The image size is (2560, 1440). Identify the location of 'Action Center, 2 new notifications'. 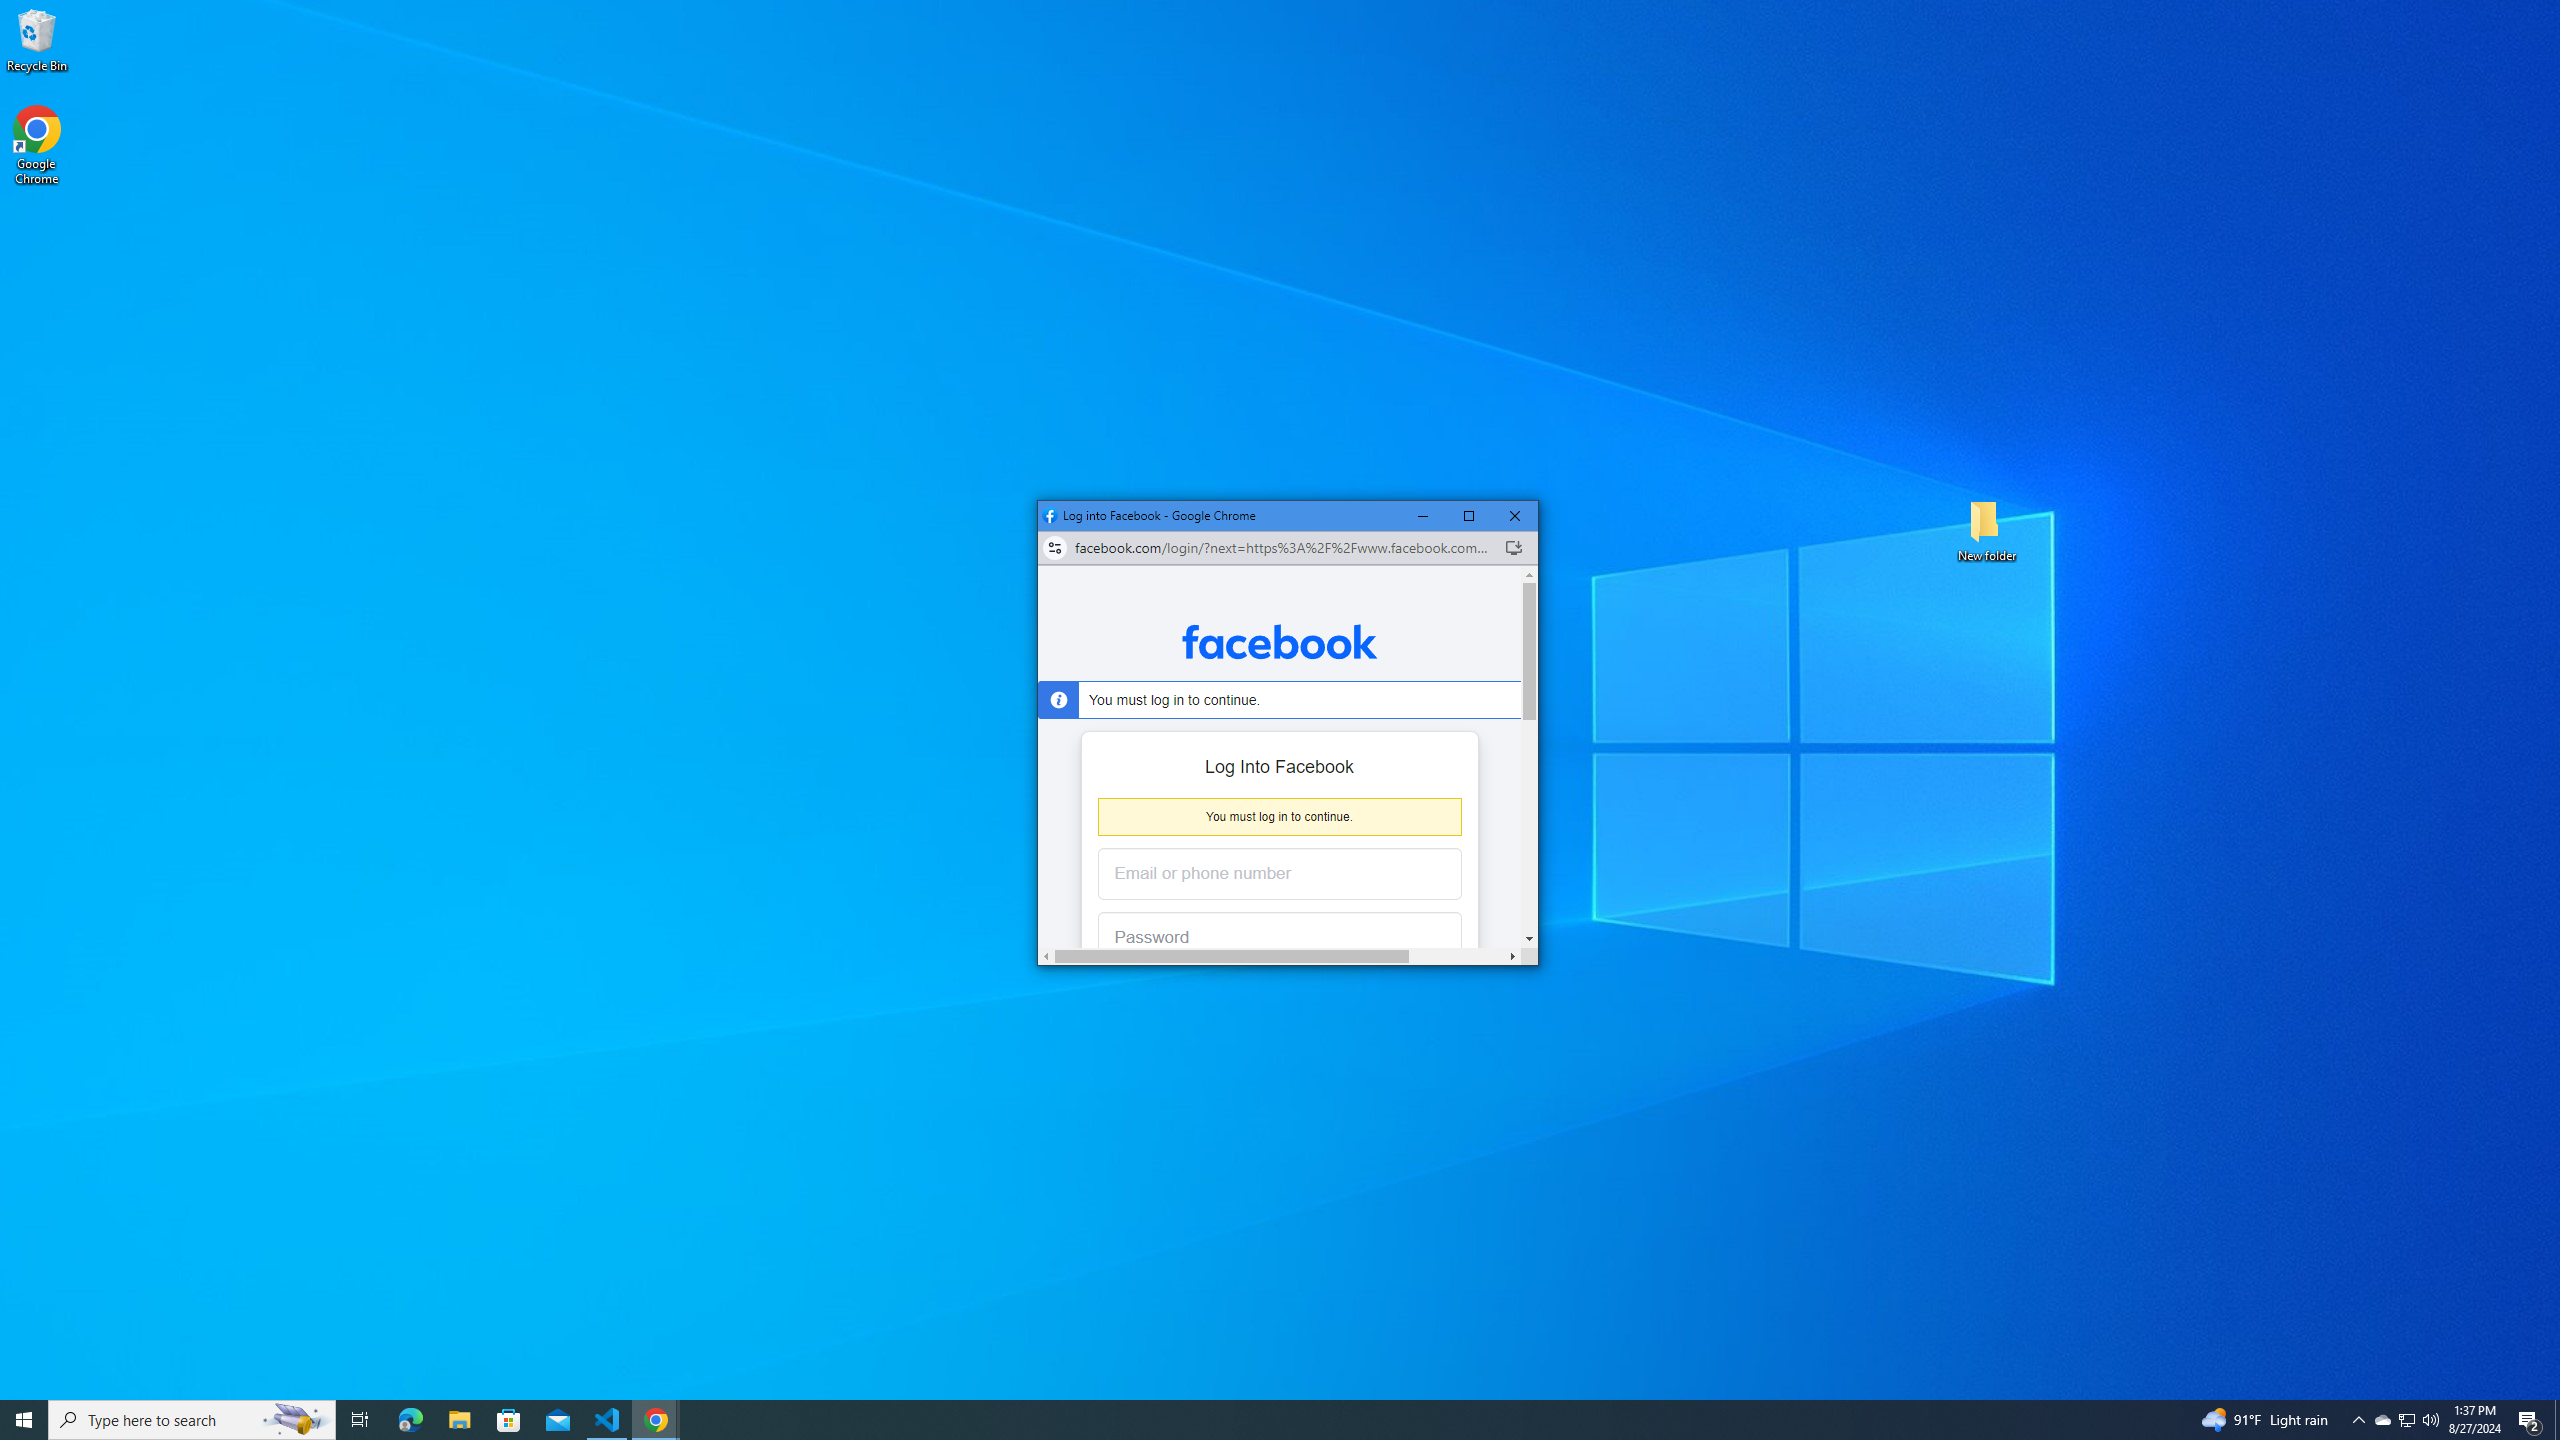
(2406, 1418).